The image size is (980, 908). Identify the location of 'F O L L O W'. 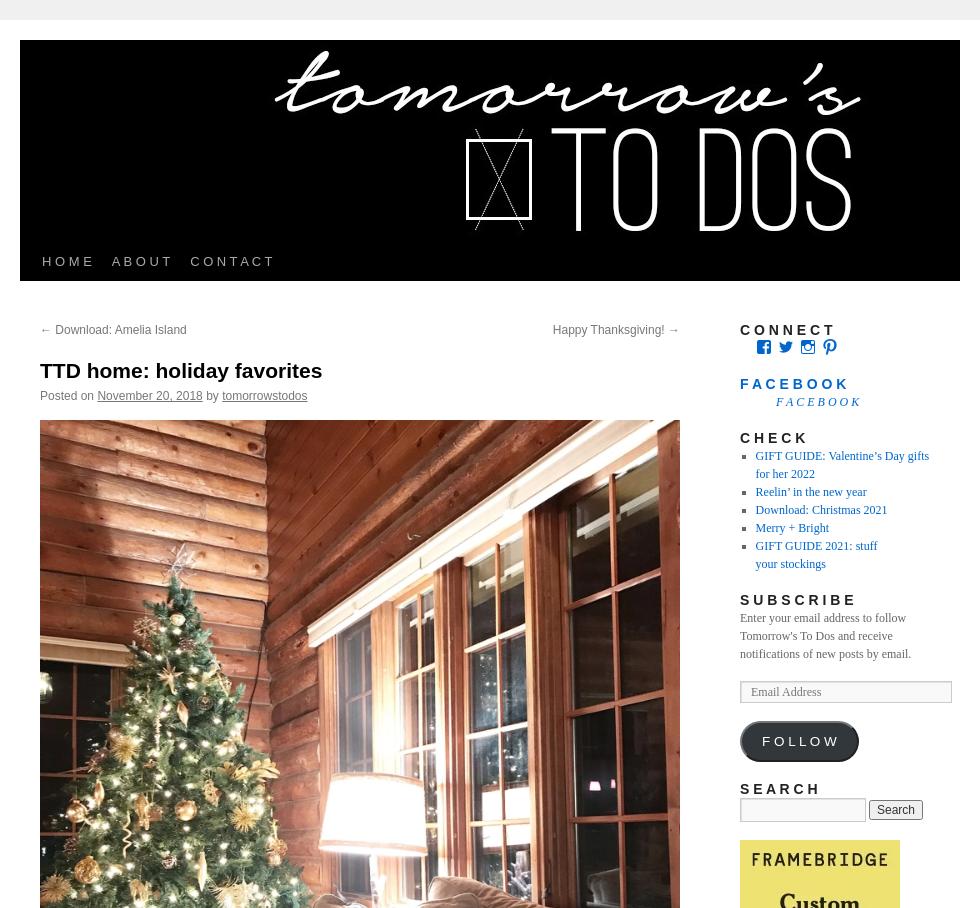
(798, 741).